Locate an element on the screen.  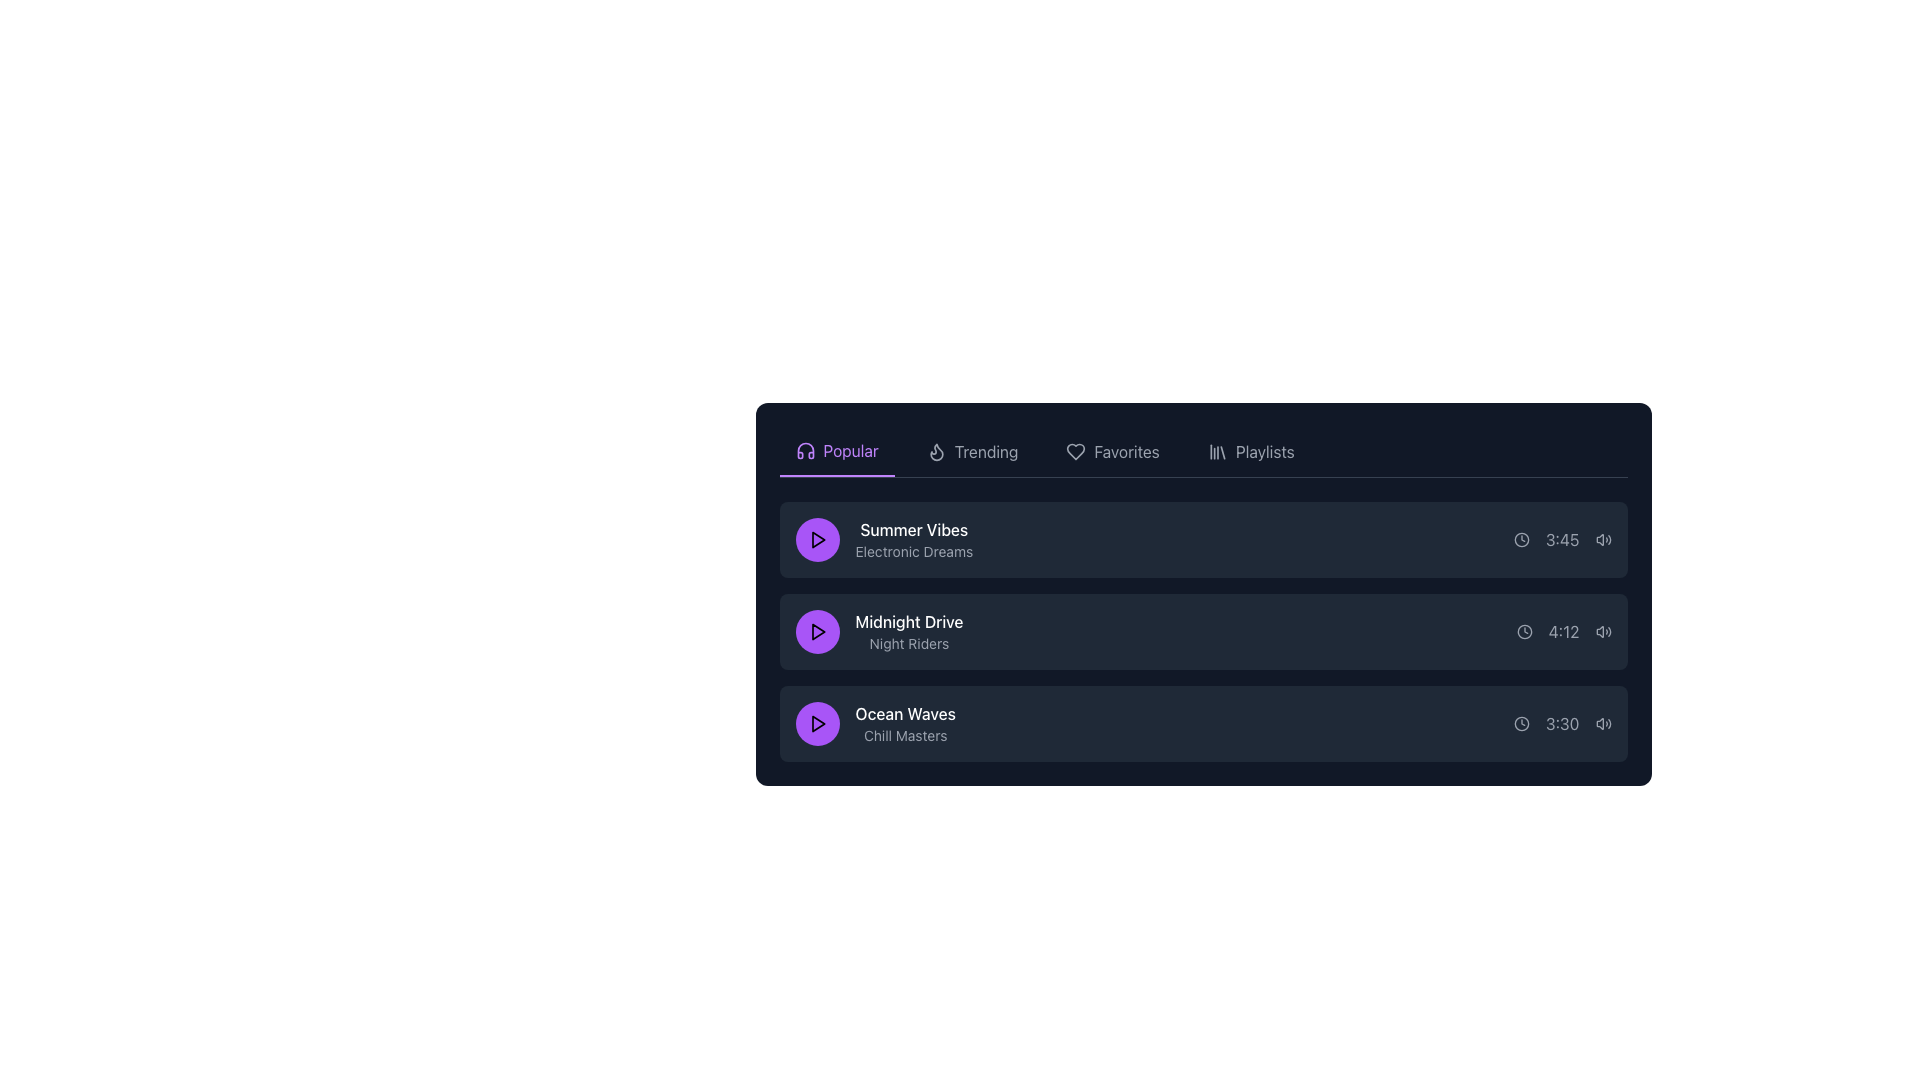
the second list item titled 'Midnight Drive' with a purple play button is located at coordinates (1202, 632).